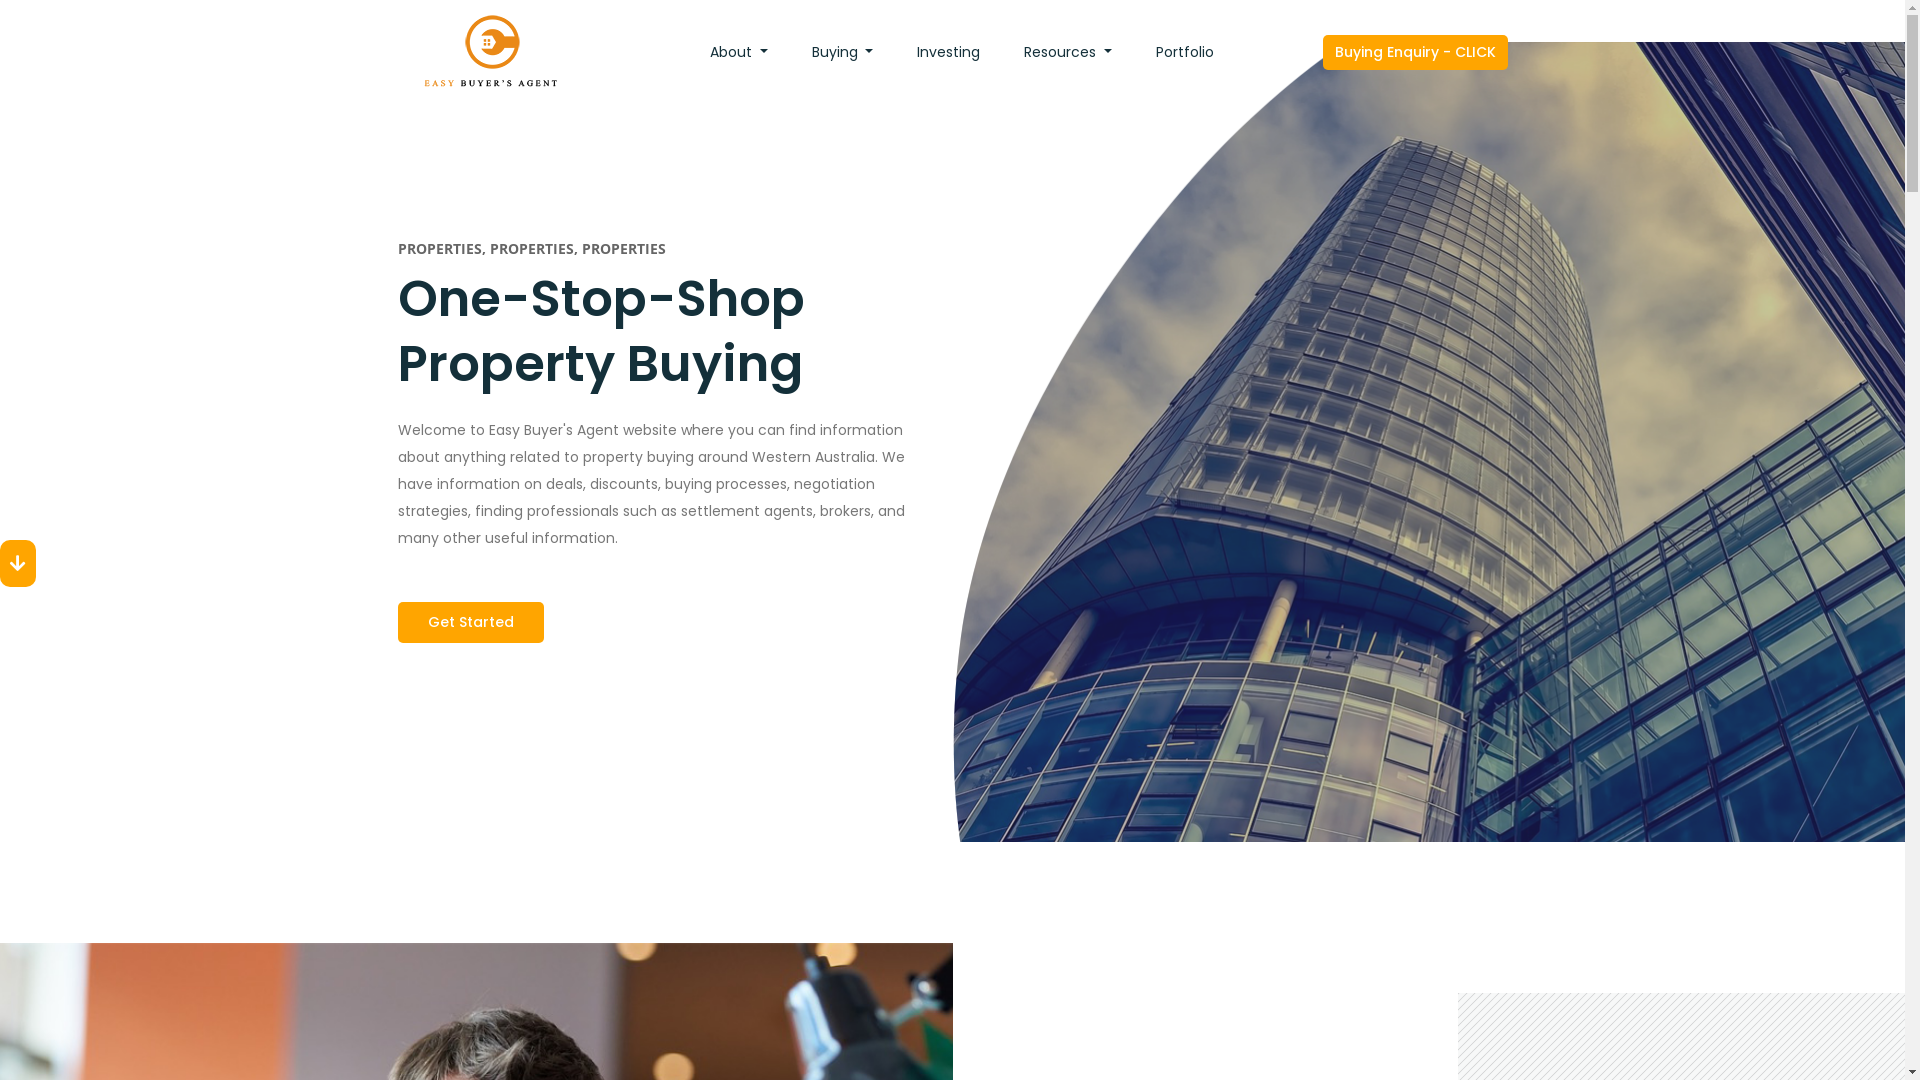 The width and height of the screenshot is (1920, 1080). Describe the element at coordinates (469, 621) in the screenshot. I see `'Get Started'` at that location.